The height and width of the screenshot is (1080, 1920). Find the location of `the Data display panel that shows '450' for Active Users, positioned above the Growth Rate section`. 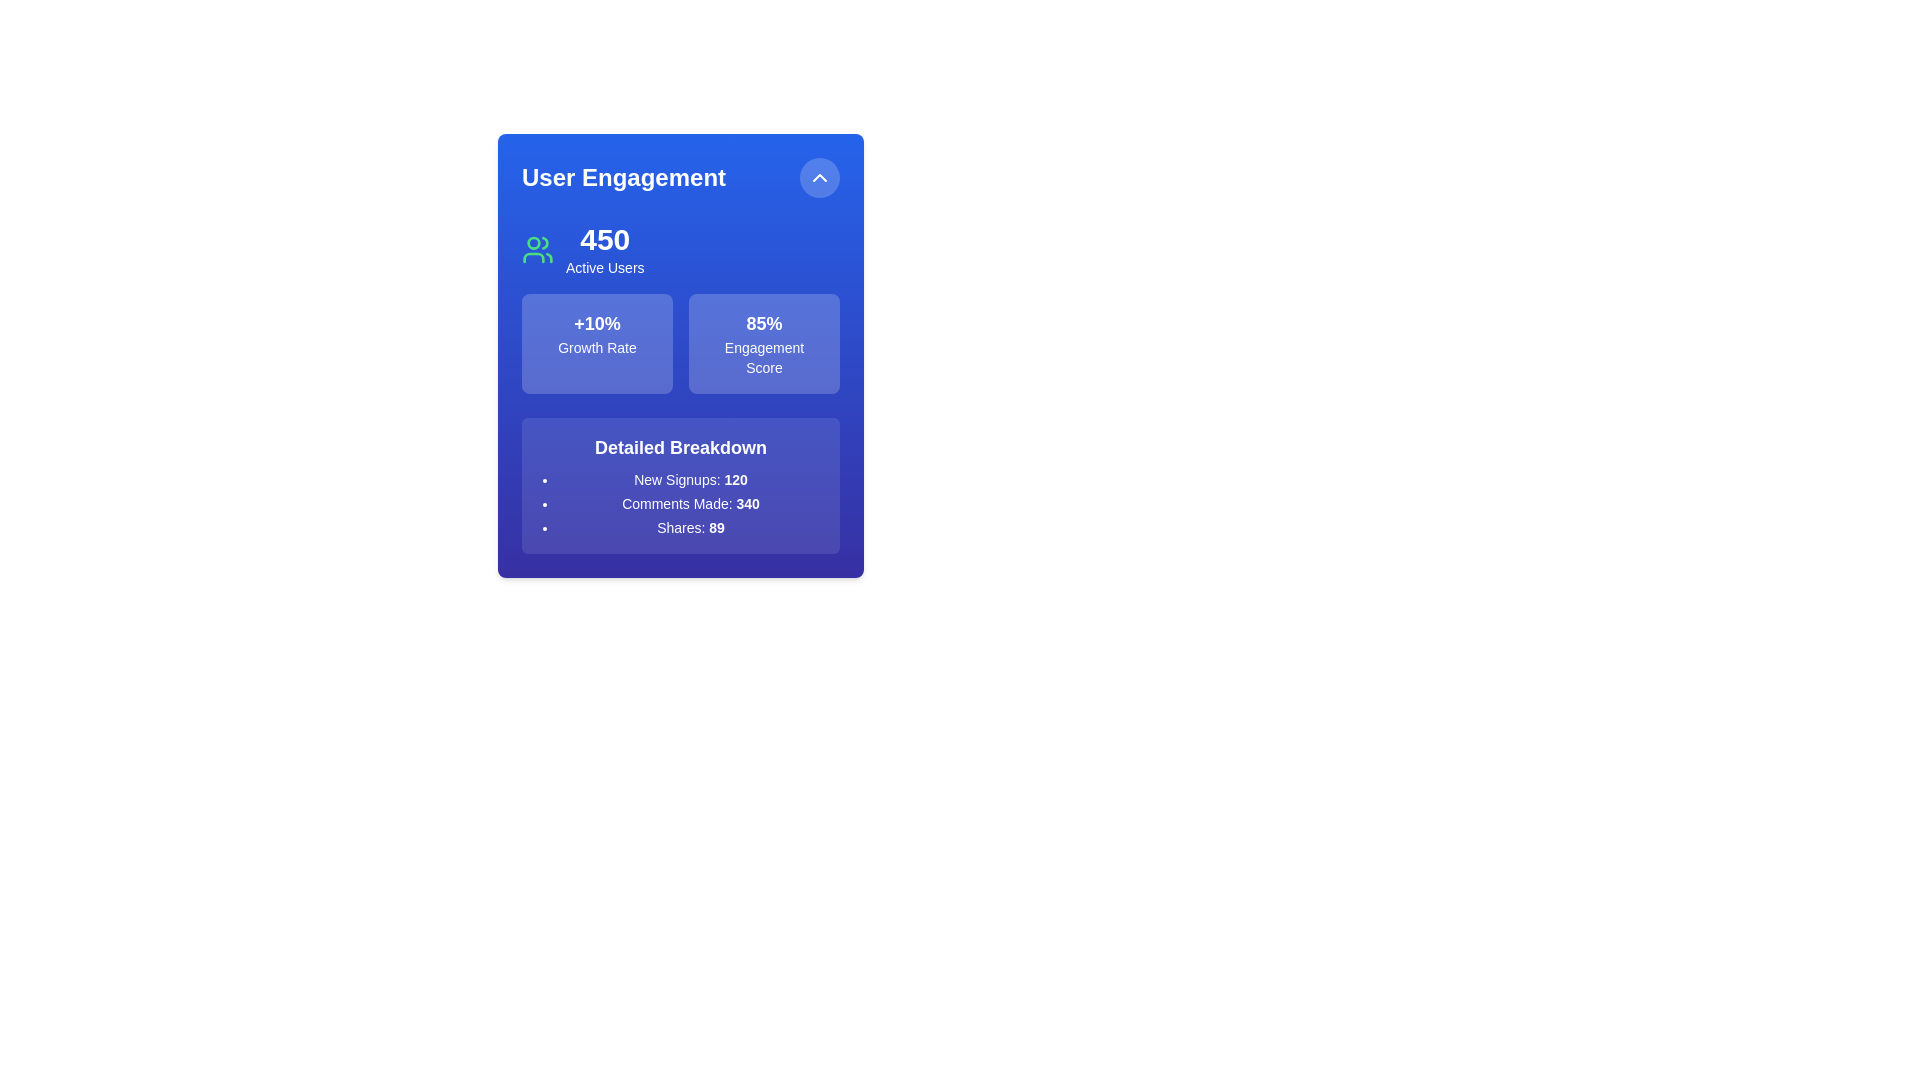

the Data display panel that shows '450' for Active Users, positioned above the Growth Rate section is located at coordinates (681, 249).